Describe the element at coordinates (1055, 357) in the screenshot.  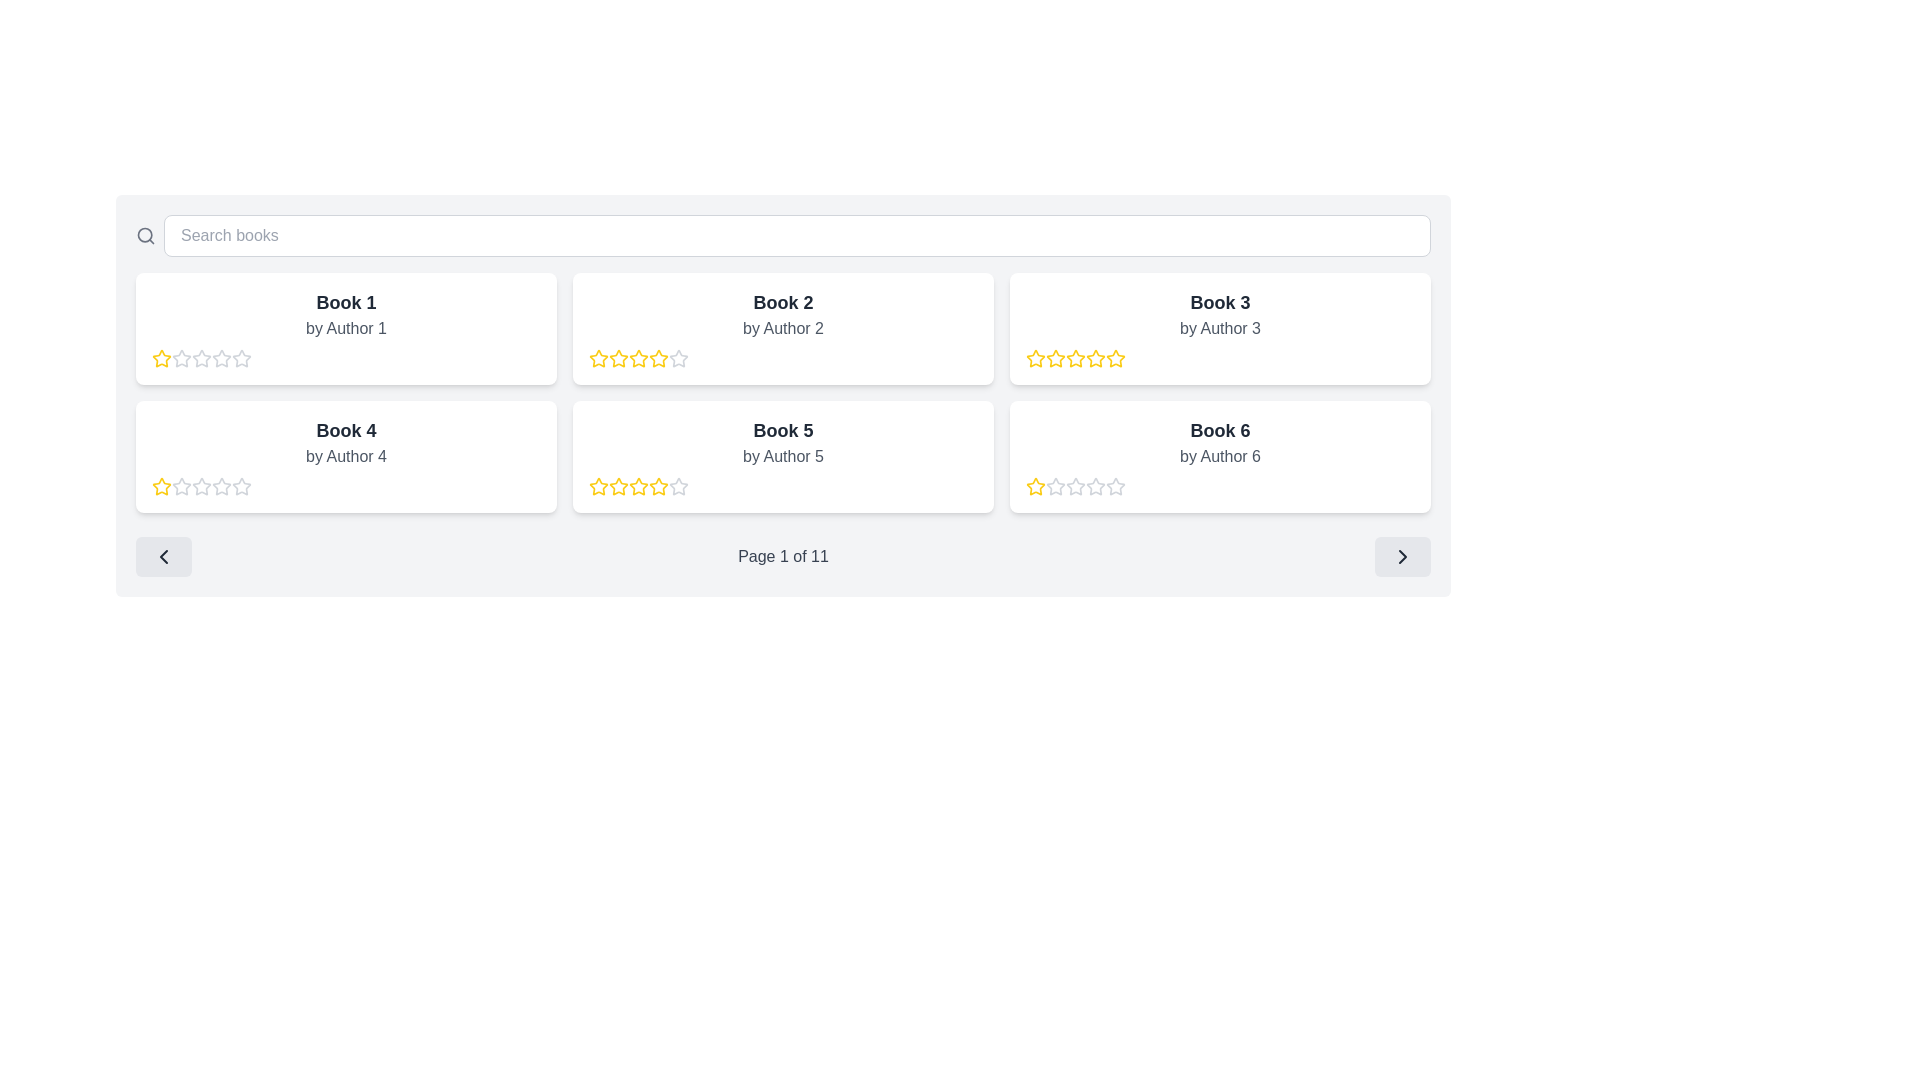
I see `the second yellow rating star in the row of five stars under 'Book 3 by Author 3'` at that location.